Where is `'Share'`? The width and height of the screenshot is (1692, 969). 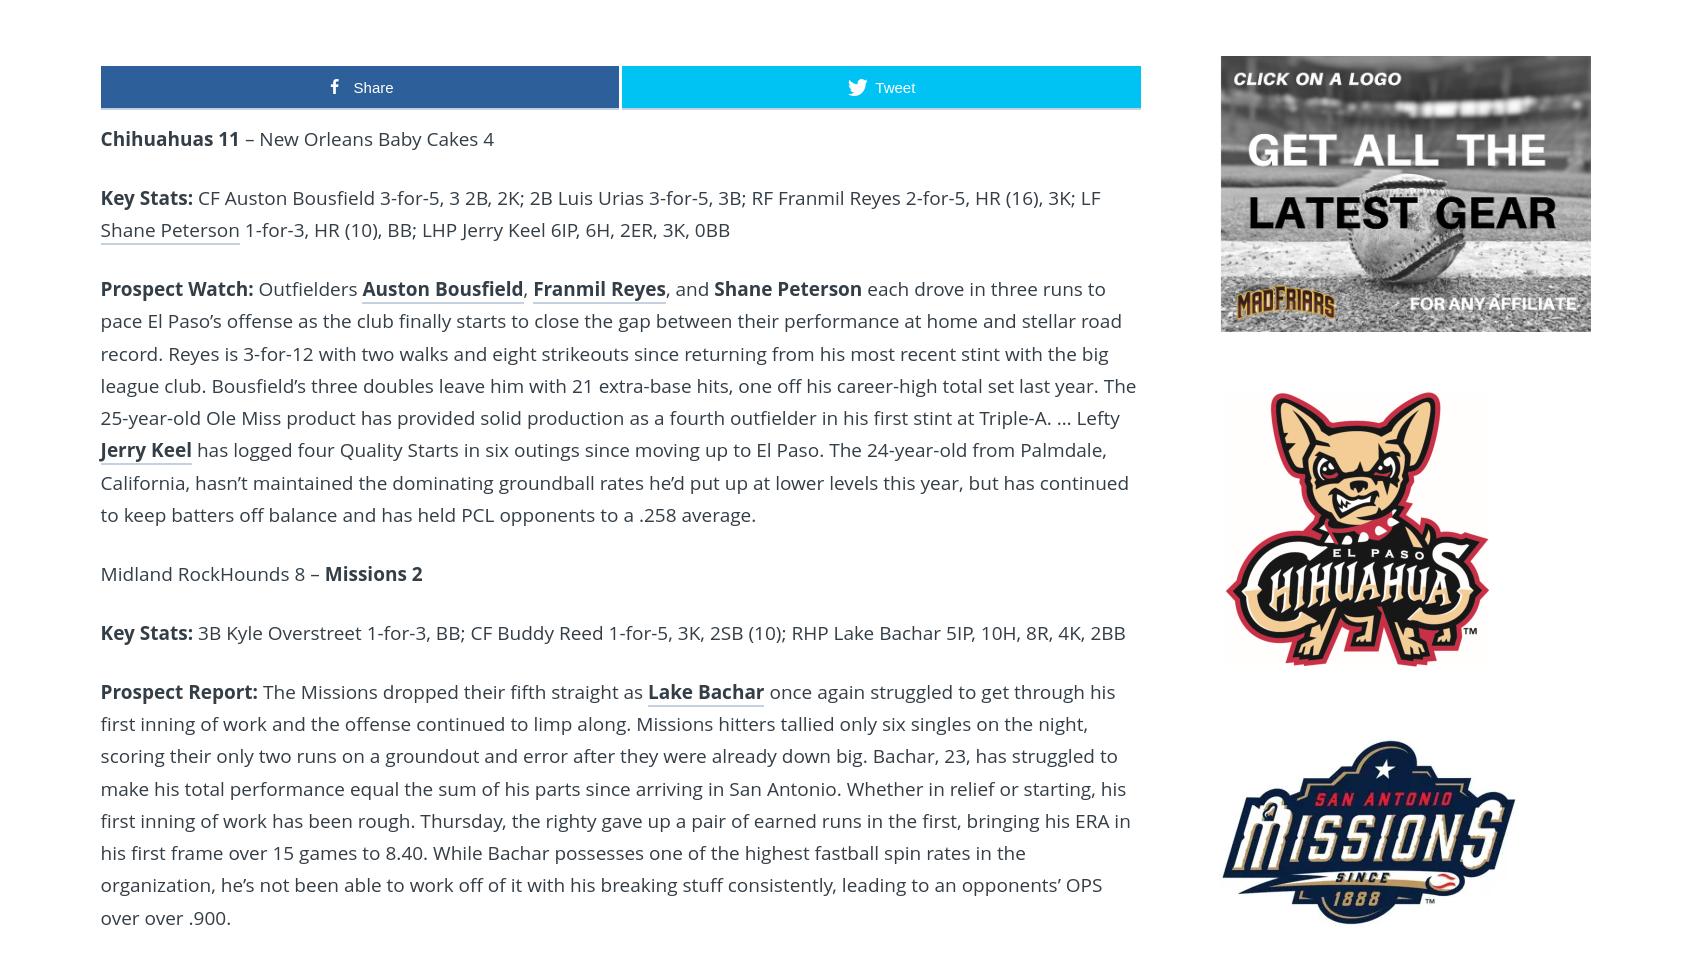 'Share' is located at coordinates (372, 85).